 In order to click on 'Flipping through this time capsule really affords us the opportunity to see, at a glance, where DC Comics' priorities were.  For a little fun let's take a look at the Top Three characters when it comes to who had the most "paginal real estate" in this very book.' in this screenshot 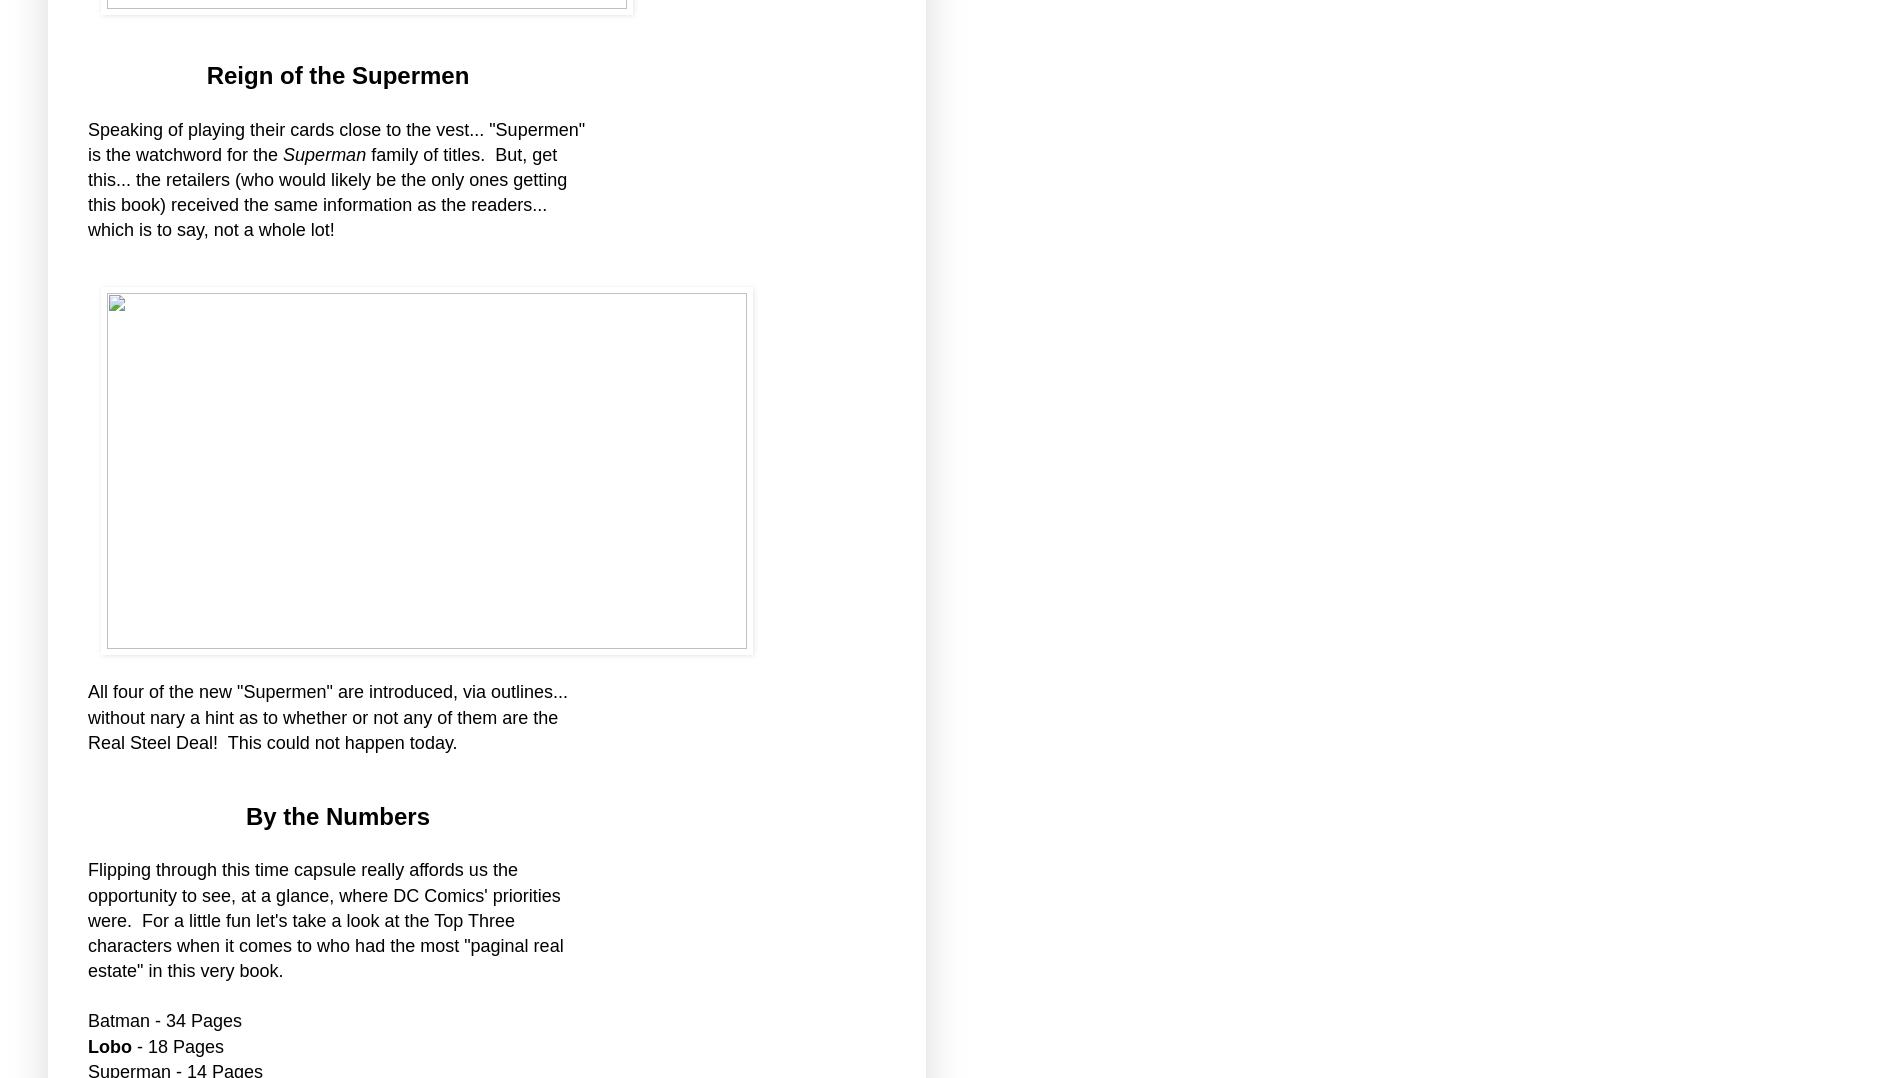, I will do `click(325, 920)`.